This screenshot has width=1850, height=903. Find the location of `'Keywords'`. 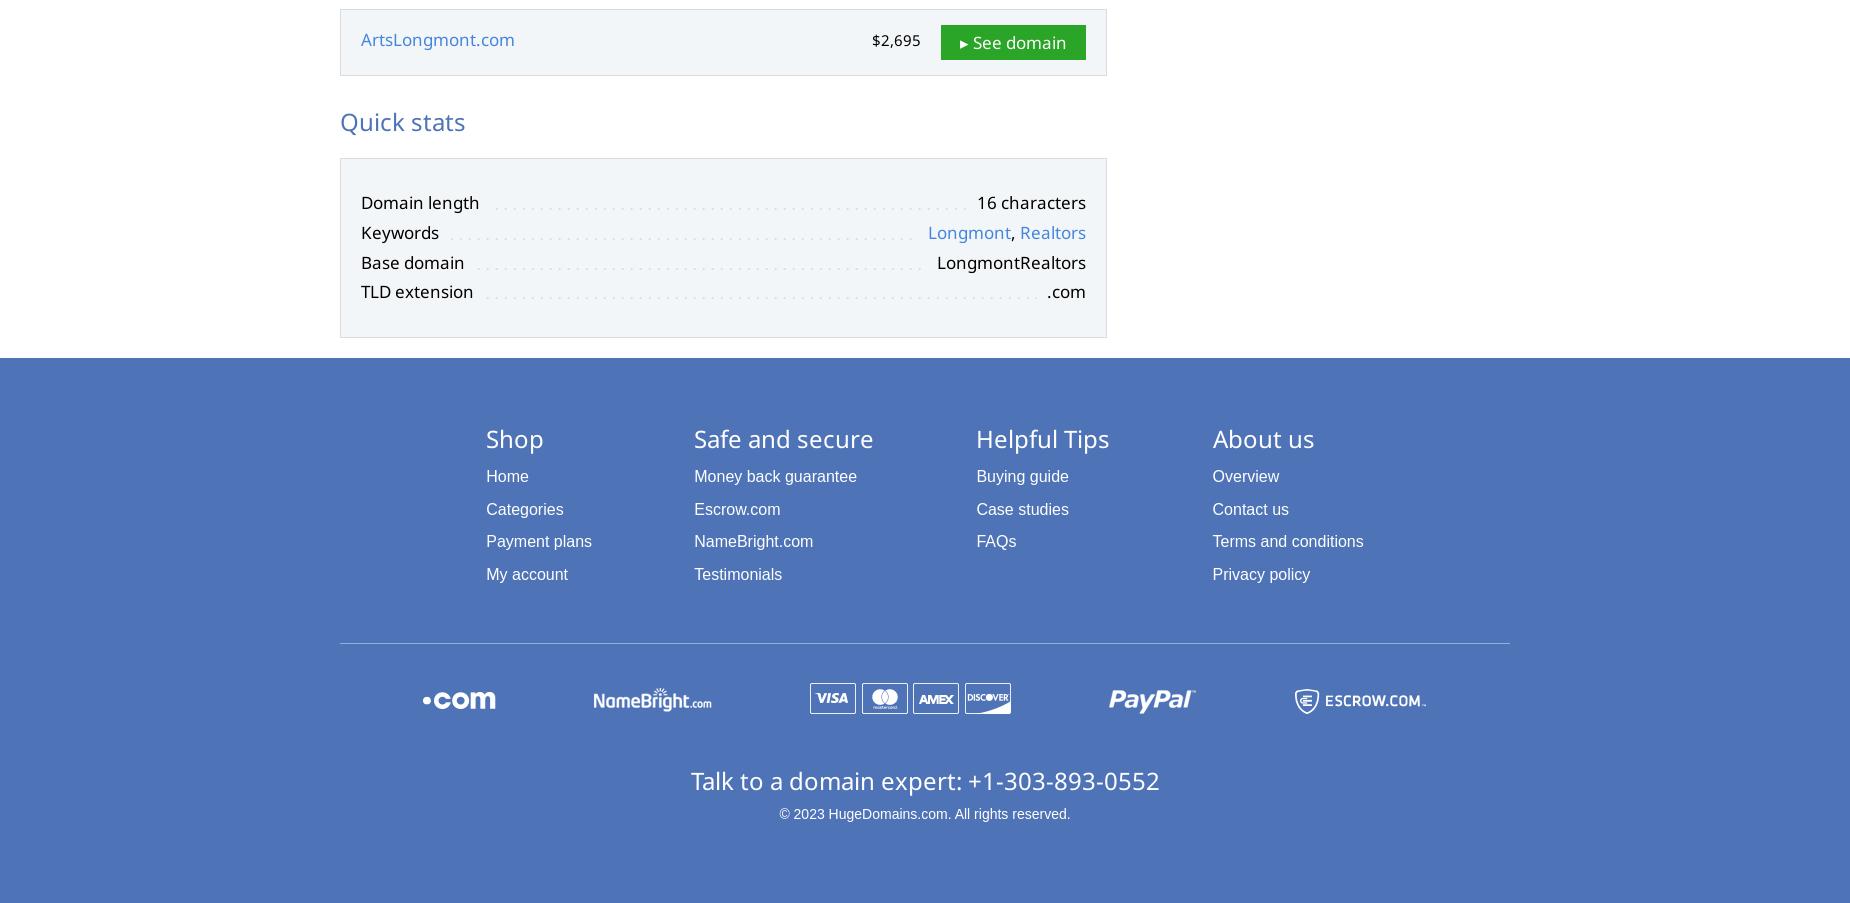

'Keywords' is located at coordinates (359, 231).